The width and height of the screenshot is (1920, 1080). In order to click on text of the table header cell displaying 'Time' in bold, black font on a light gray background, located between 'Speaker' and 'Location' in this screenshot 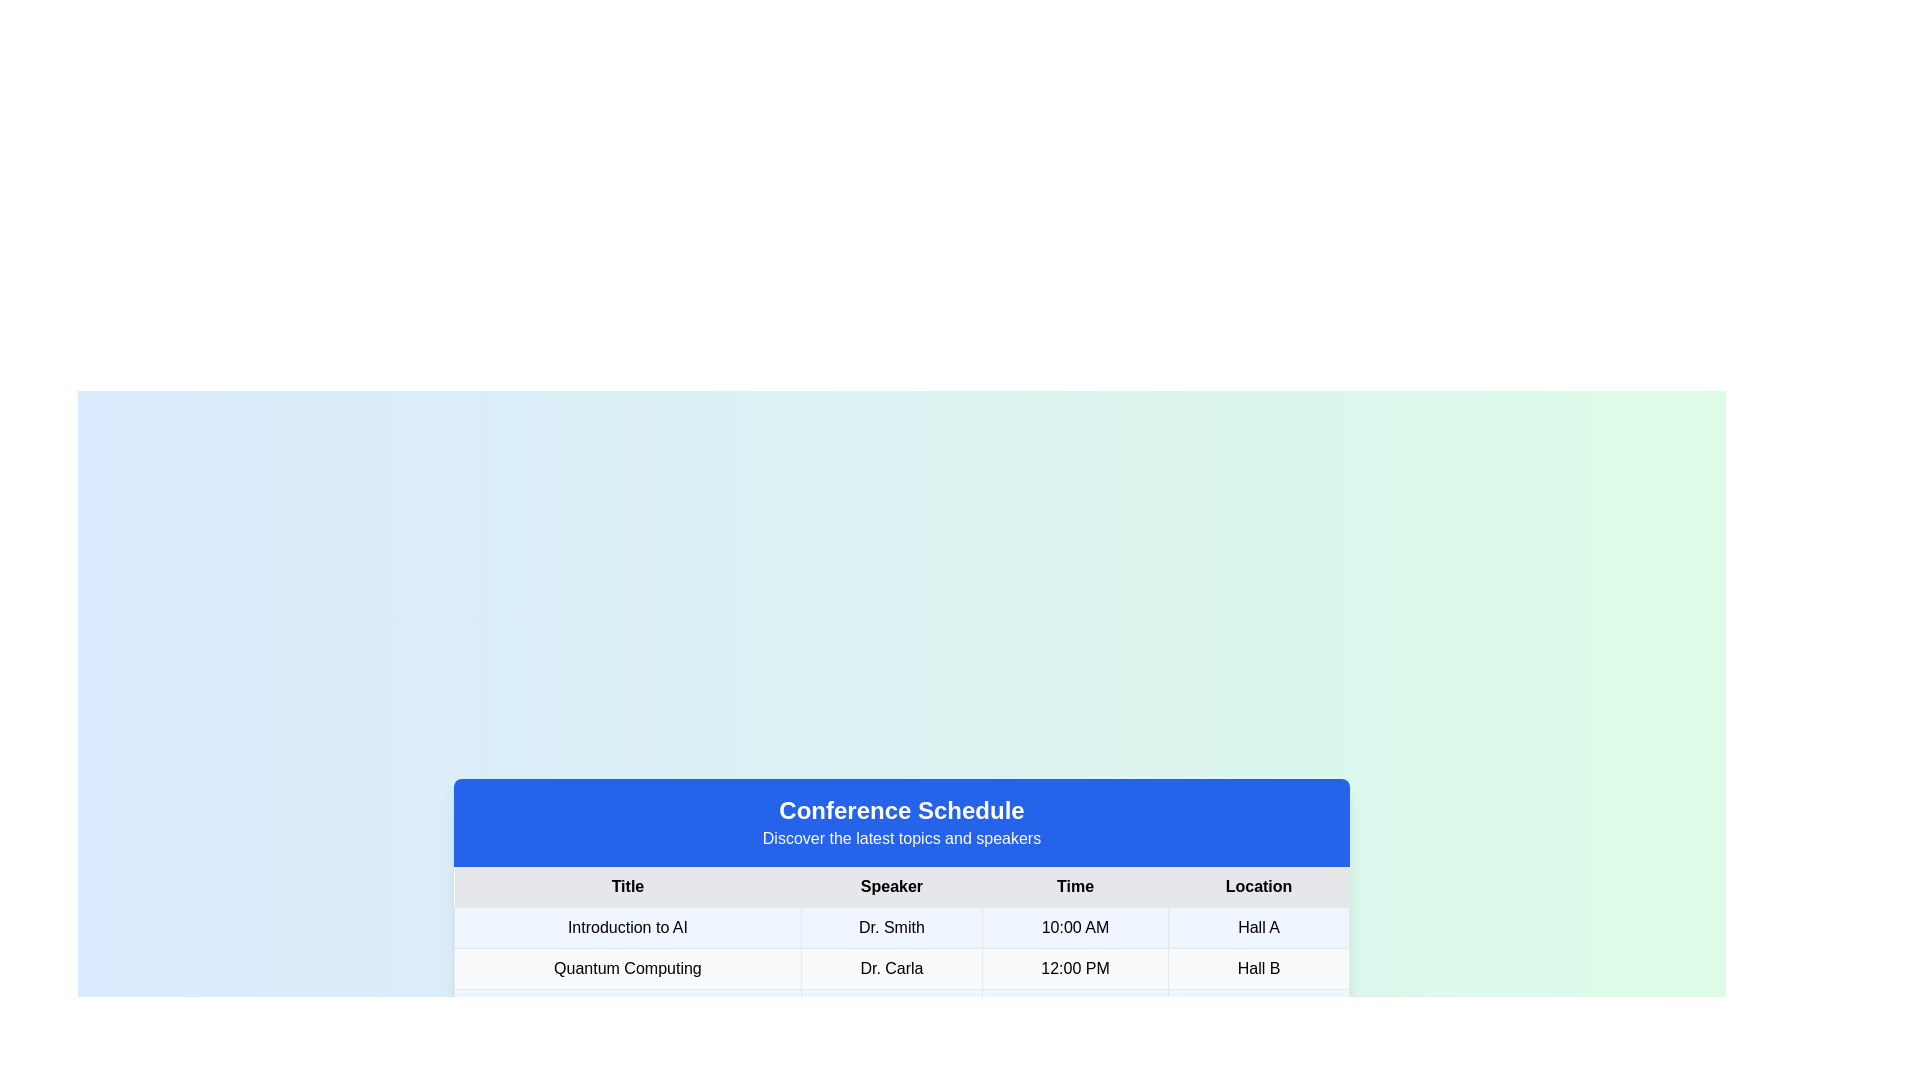, I will do `click(1074, 886)`.